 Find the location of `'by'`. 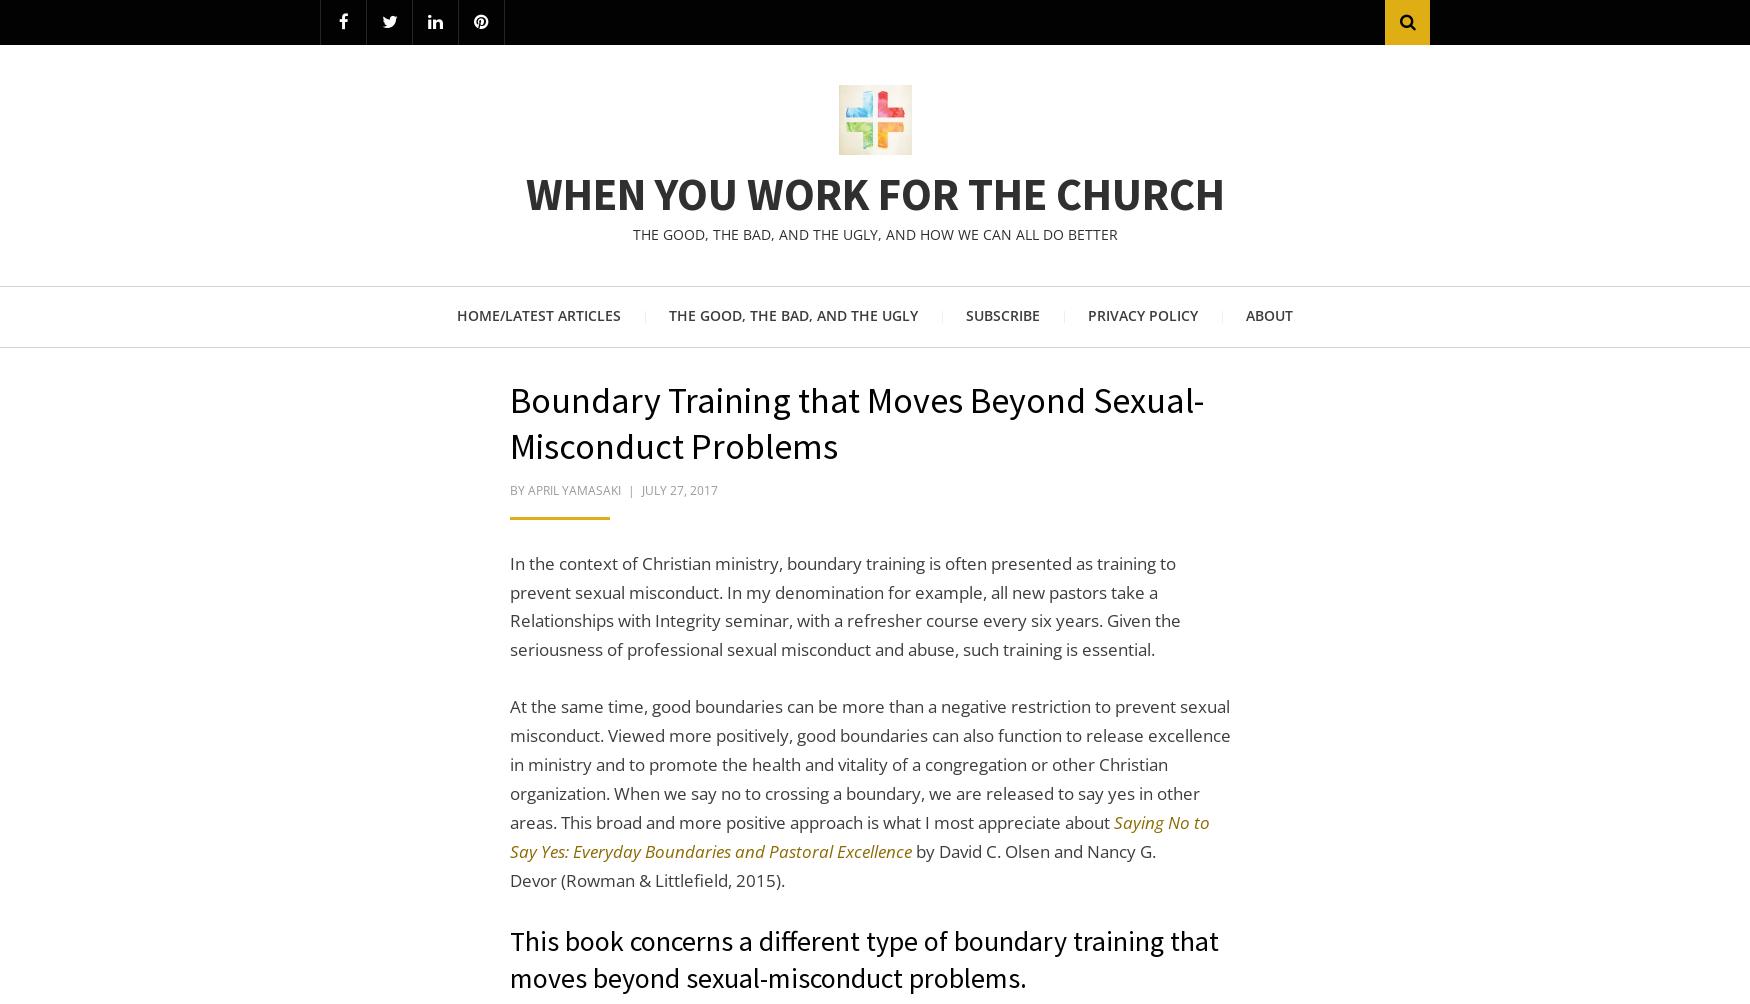

'by' is located at coordinates (518, 489).